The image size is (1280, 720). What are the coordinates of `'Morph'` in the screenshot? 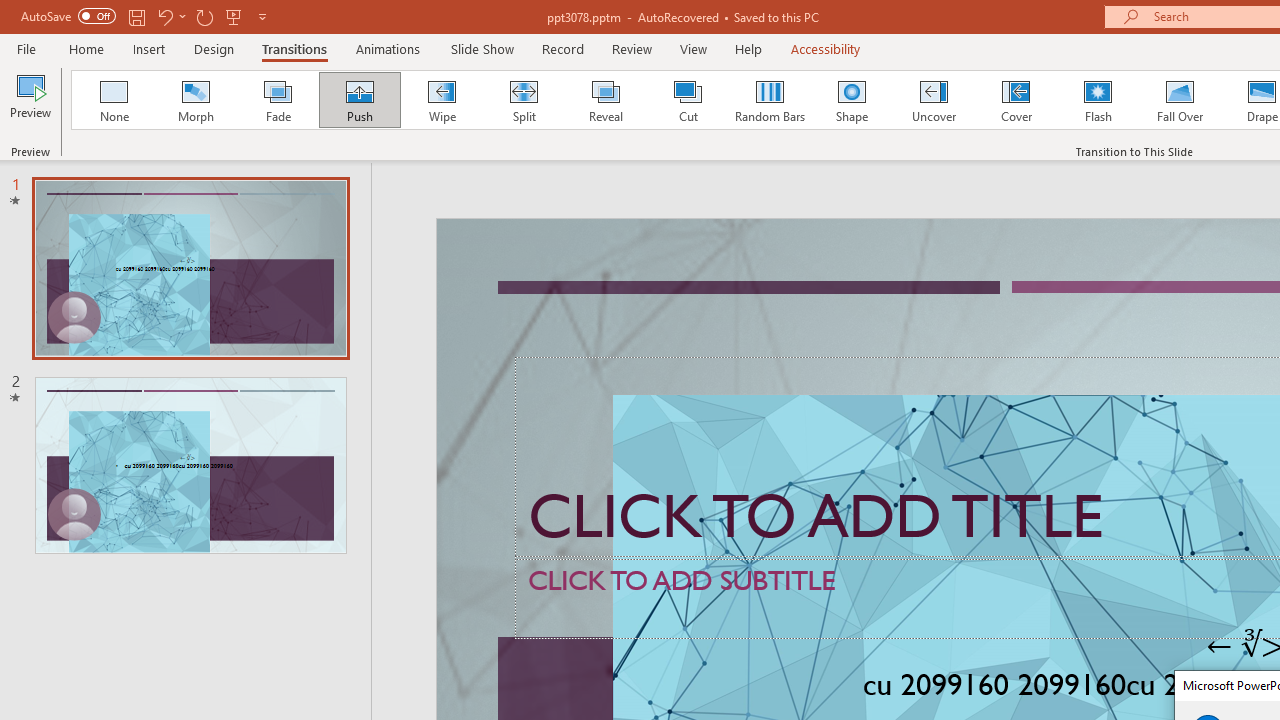 It's located at (195, 100).